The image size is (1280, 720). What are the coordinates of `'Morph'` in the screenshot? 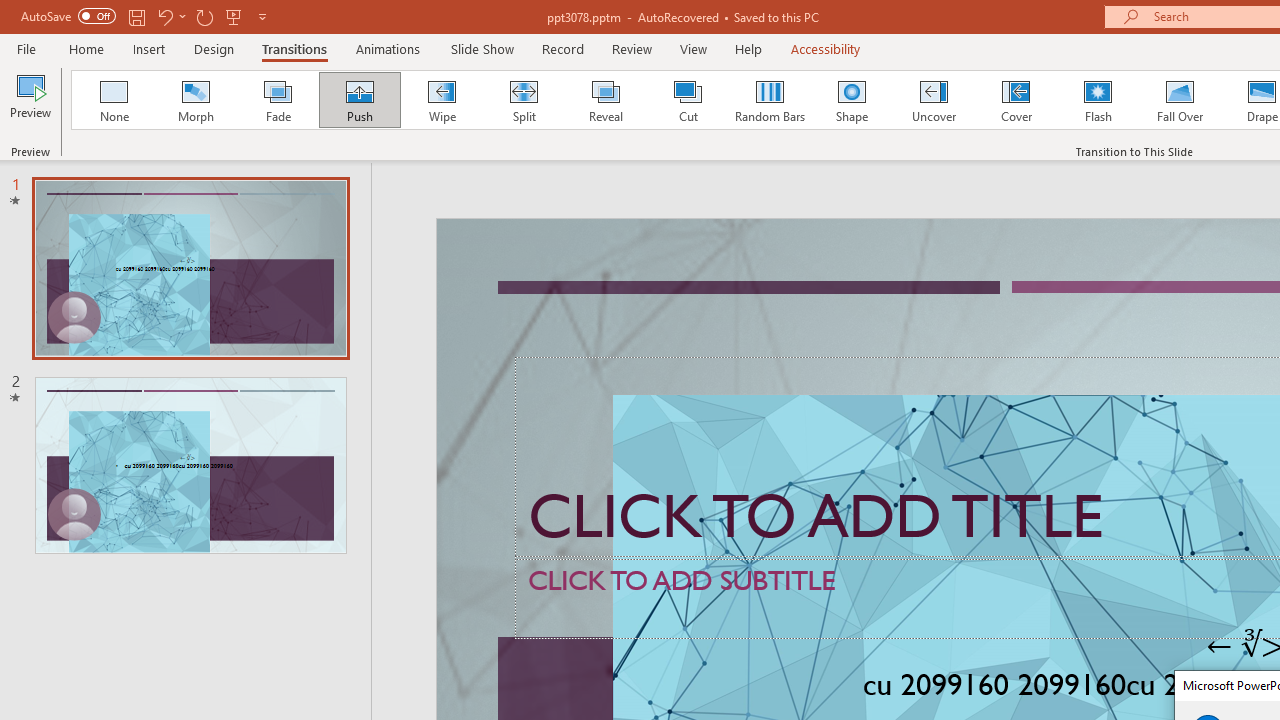 It's located at (195, 100).